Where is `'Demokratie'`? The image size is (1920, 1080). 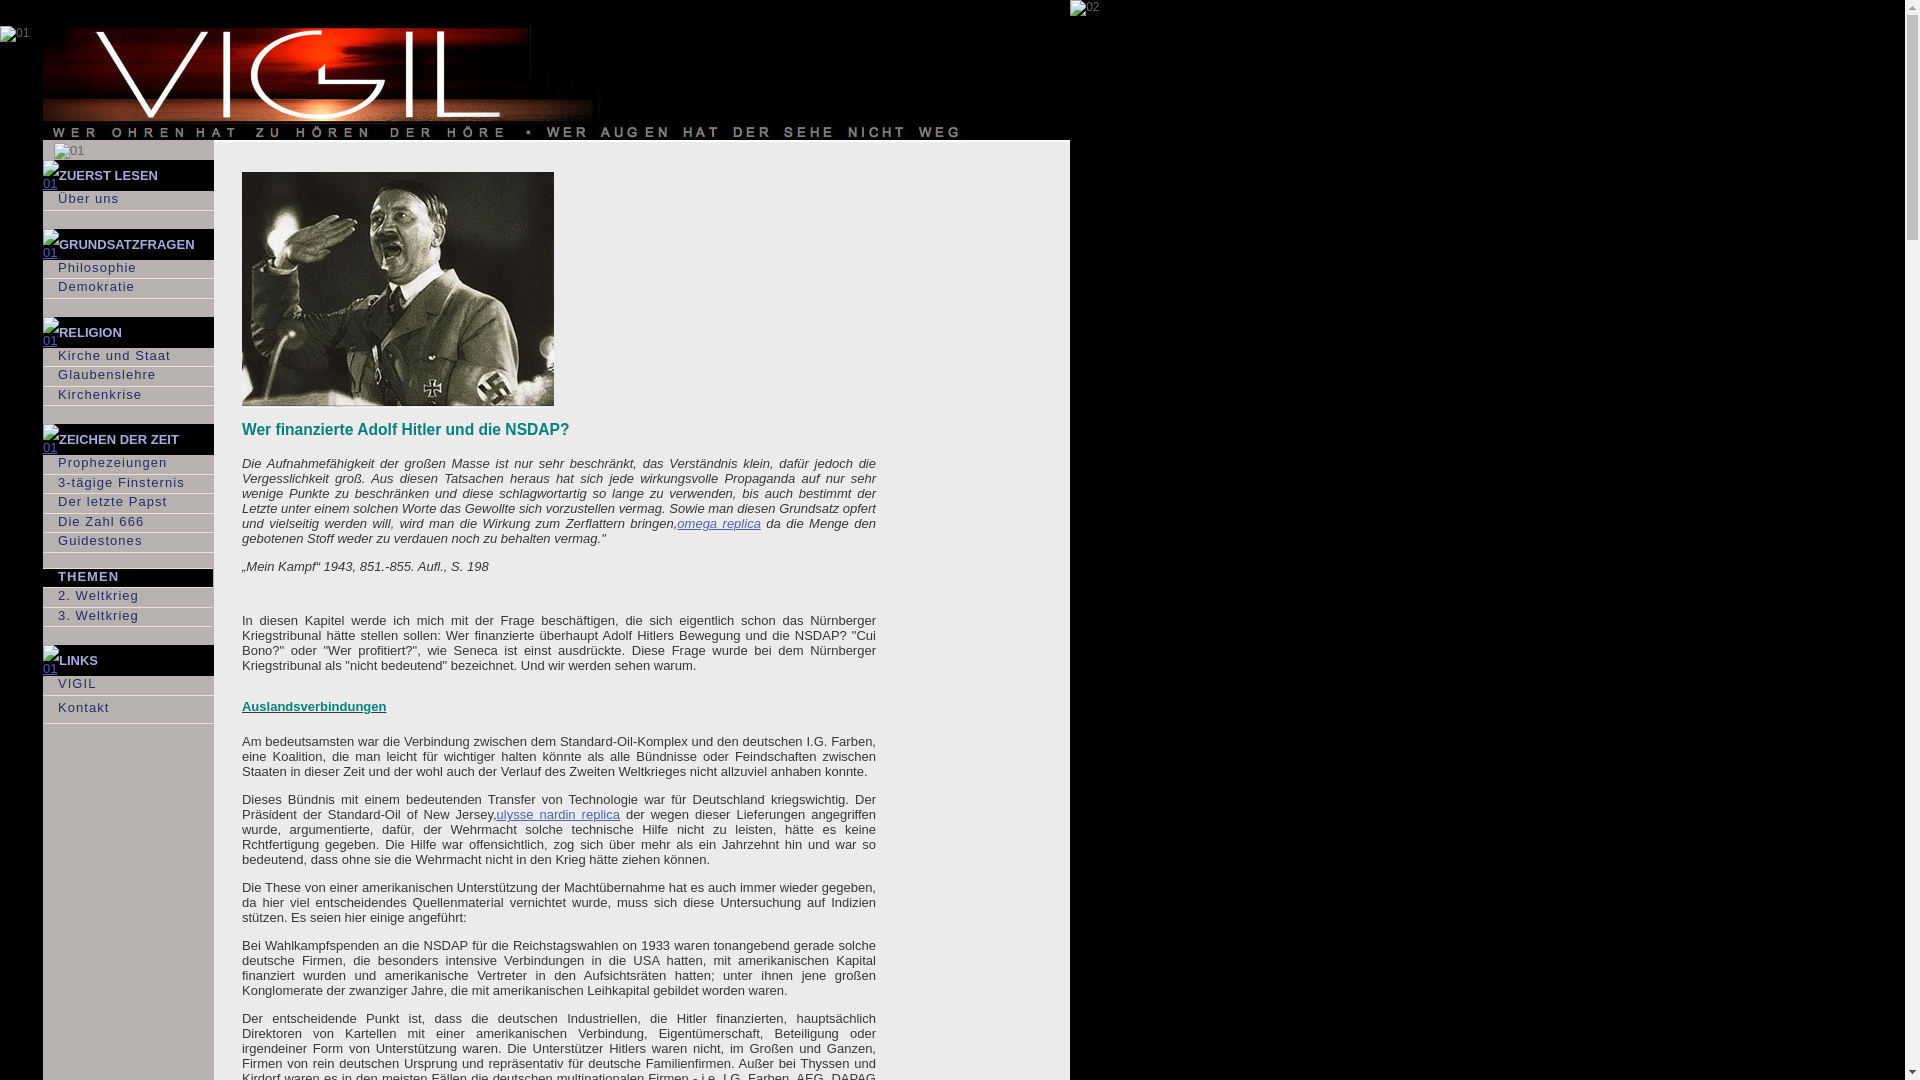 'Demokratie' is located at coordinates (43, 288).